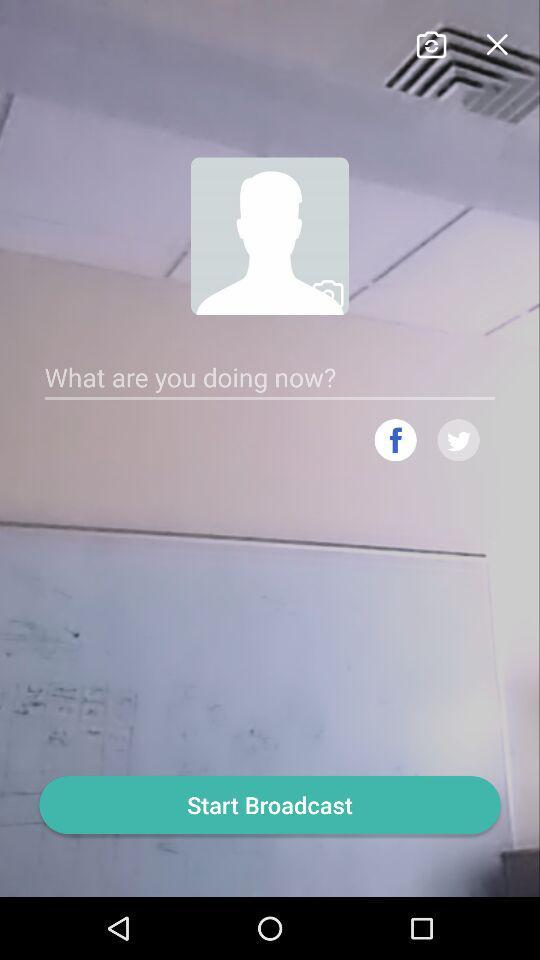 The width and height of the screenshot is (540, 960). Describe the element at coordinates (458, 471) in the screenshot. I see `the twitter icon` at that location.